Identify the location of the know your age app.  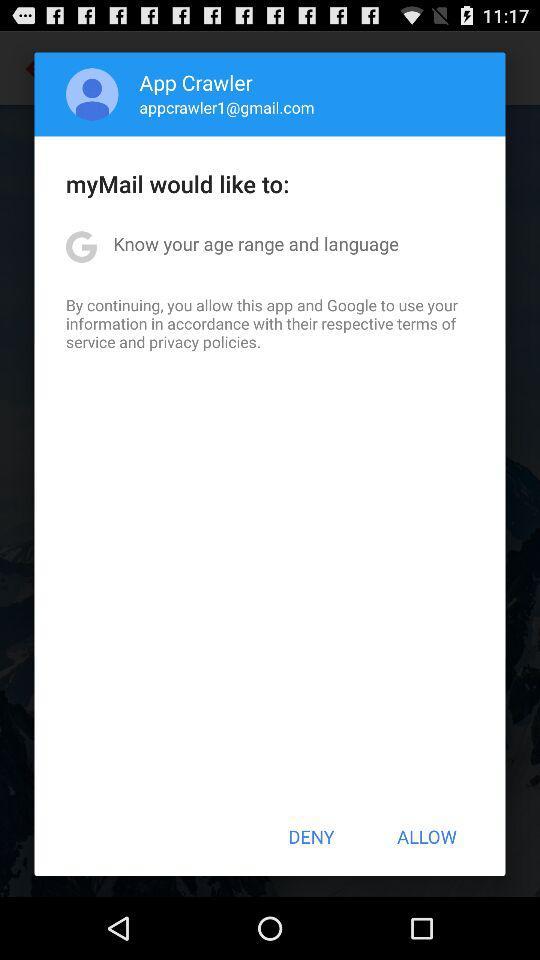
(256, 242).